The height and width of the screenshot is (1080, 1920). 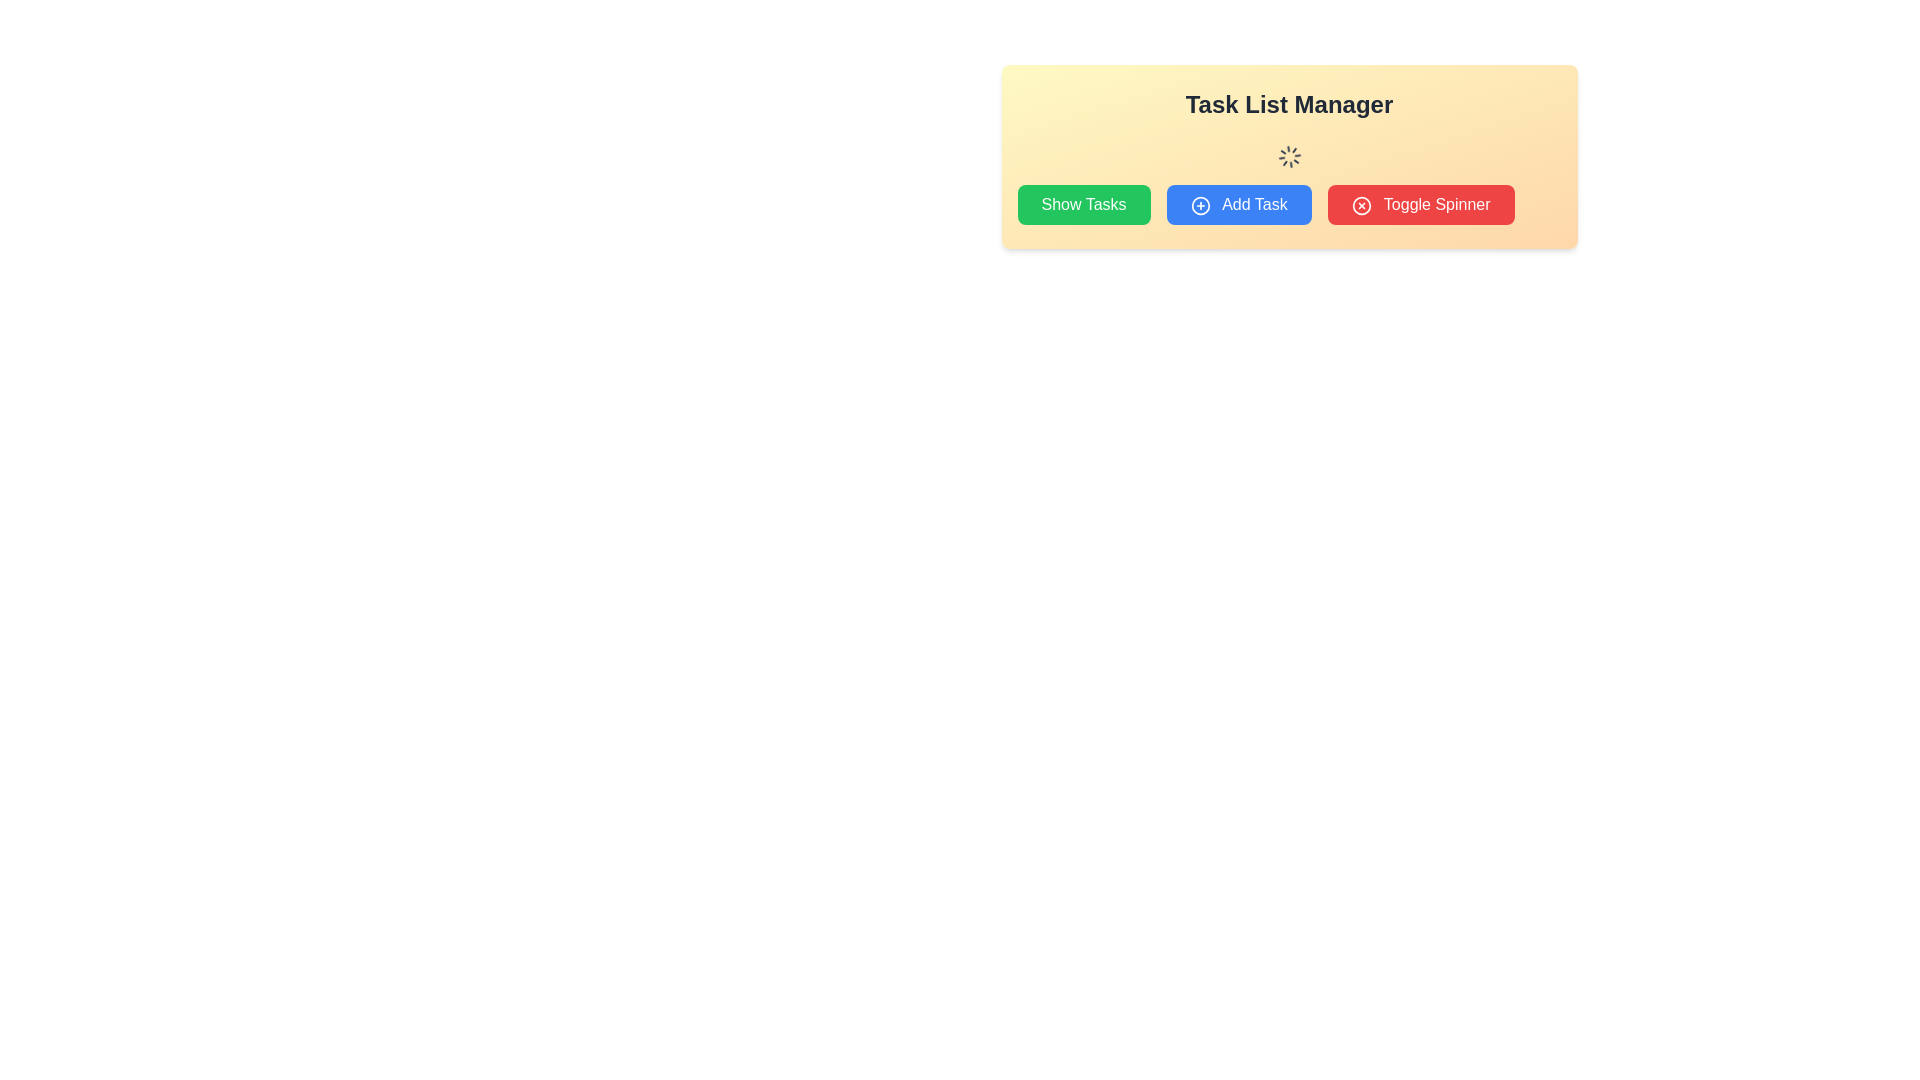 I want to click on the 'Add Task' button icon that initiates the action, so click(x=1200, y=205).